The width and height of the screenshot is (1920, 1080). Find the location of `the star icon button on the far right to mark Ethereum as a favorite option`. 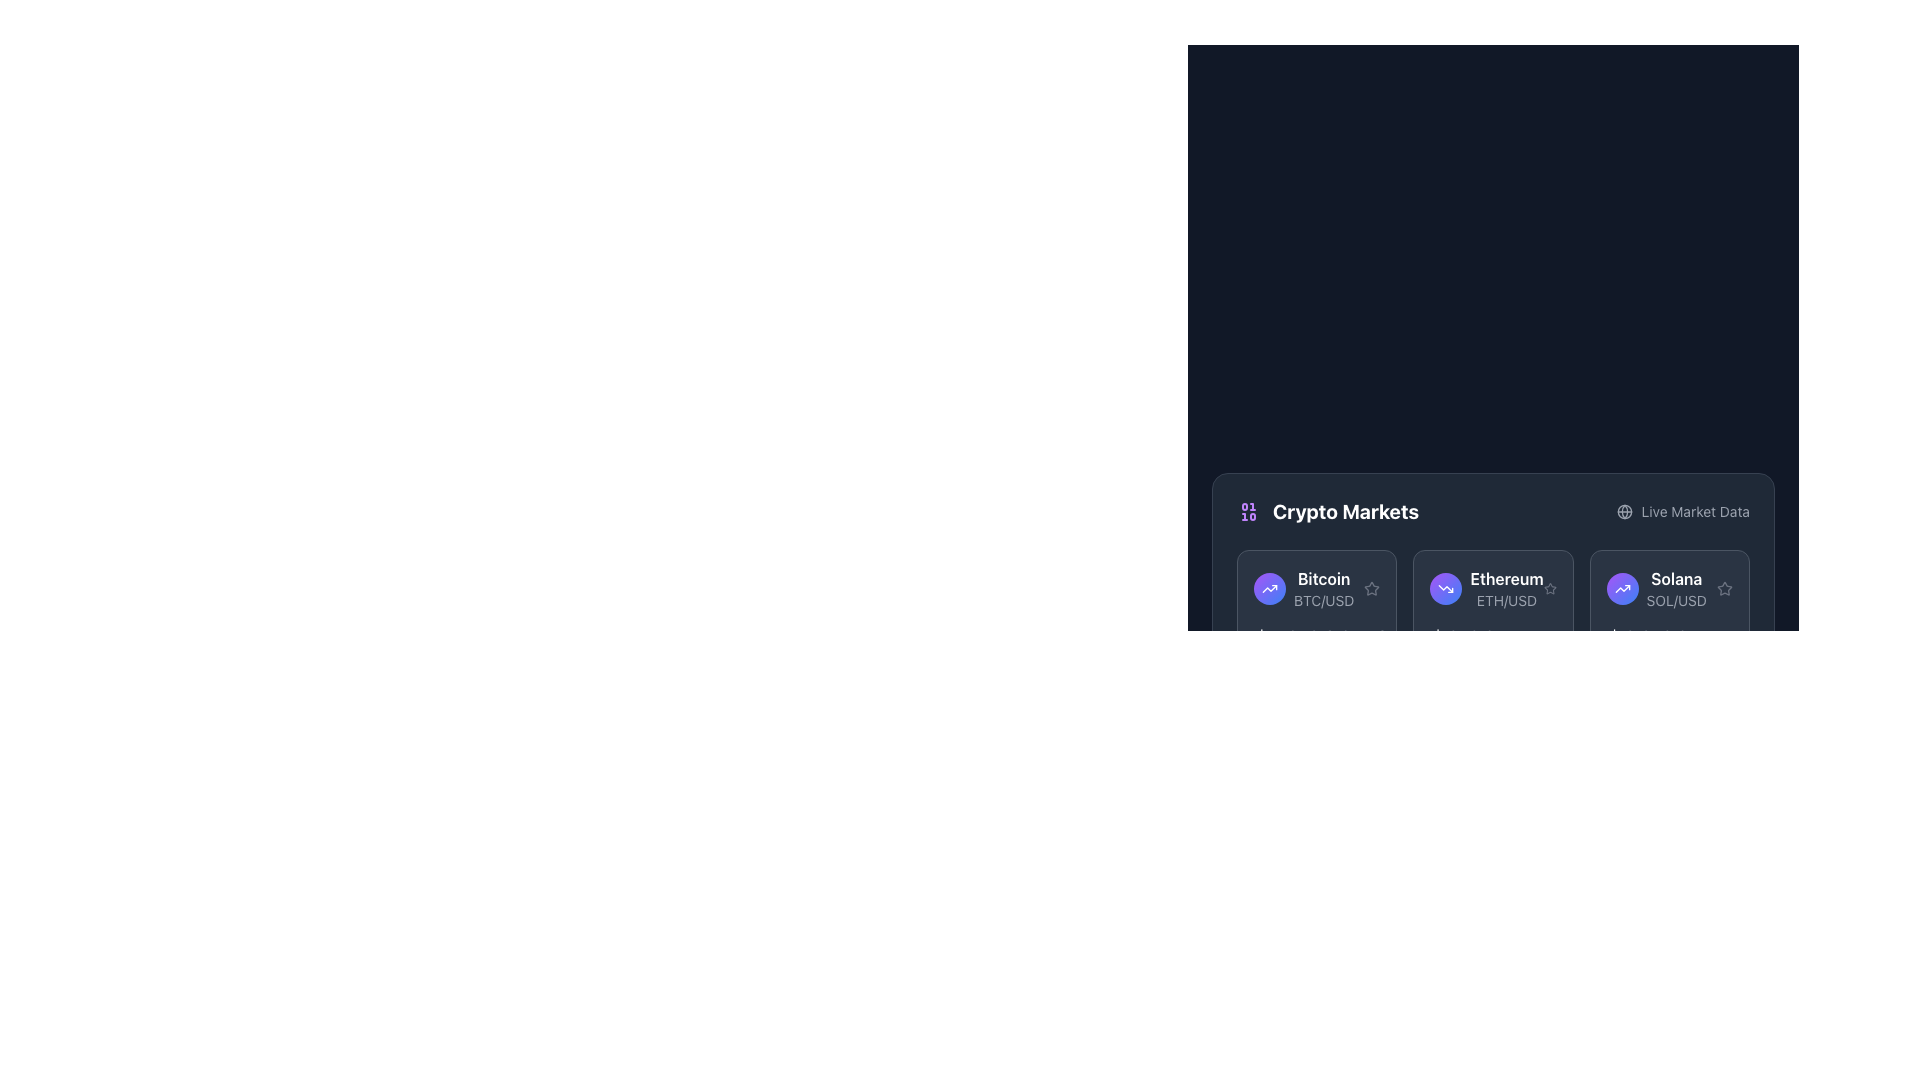

the star icon button on the far right to mark Ethereum as a favorite option is located at coordinates (1549, 588).